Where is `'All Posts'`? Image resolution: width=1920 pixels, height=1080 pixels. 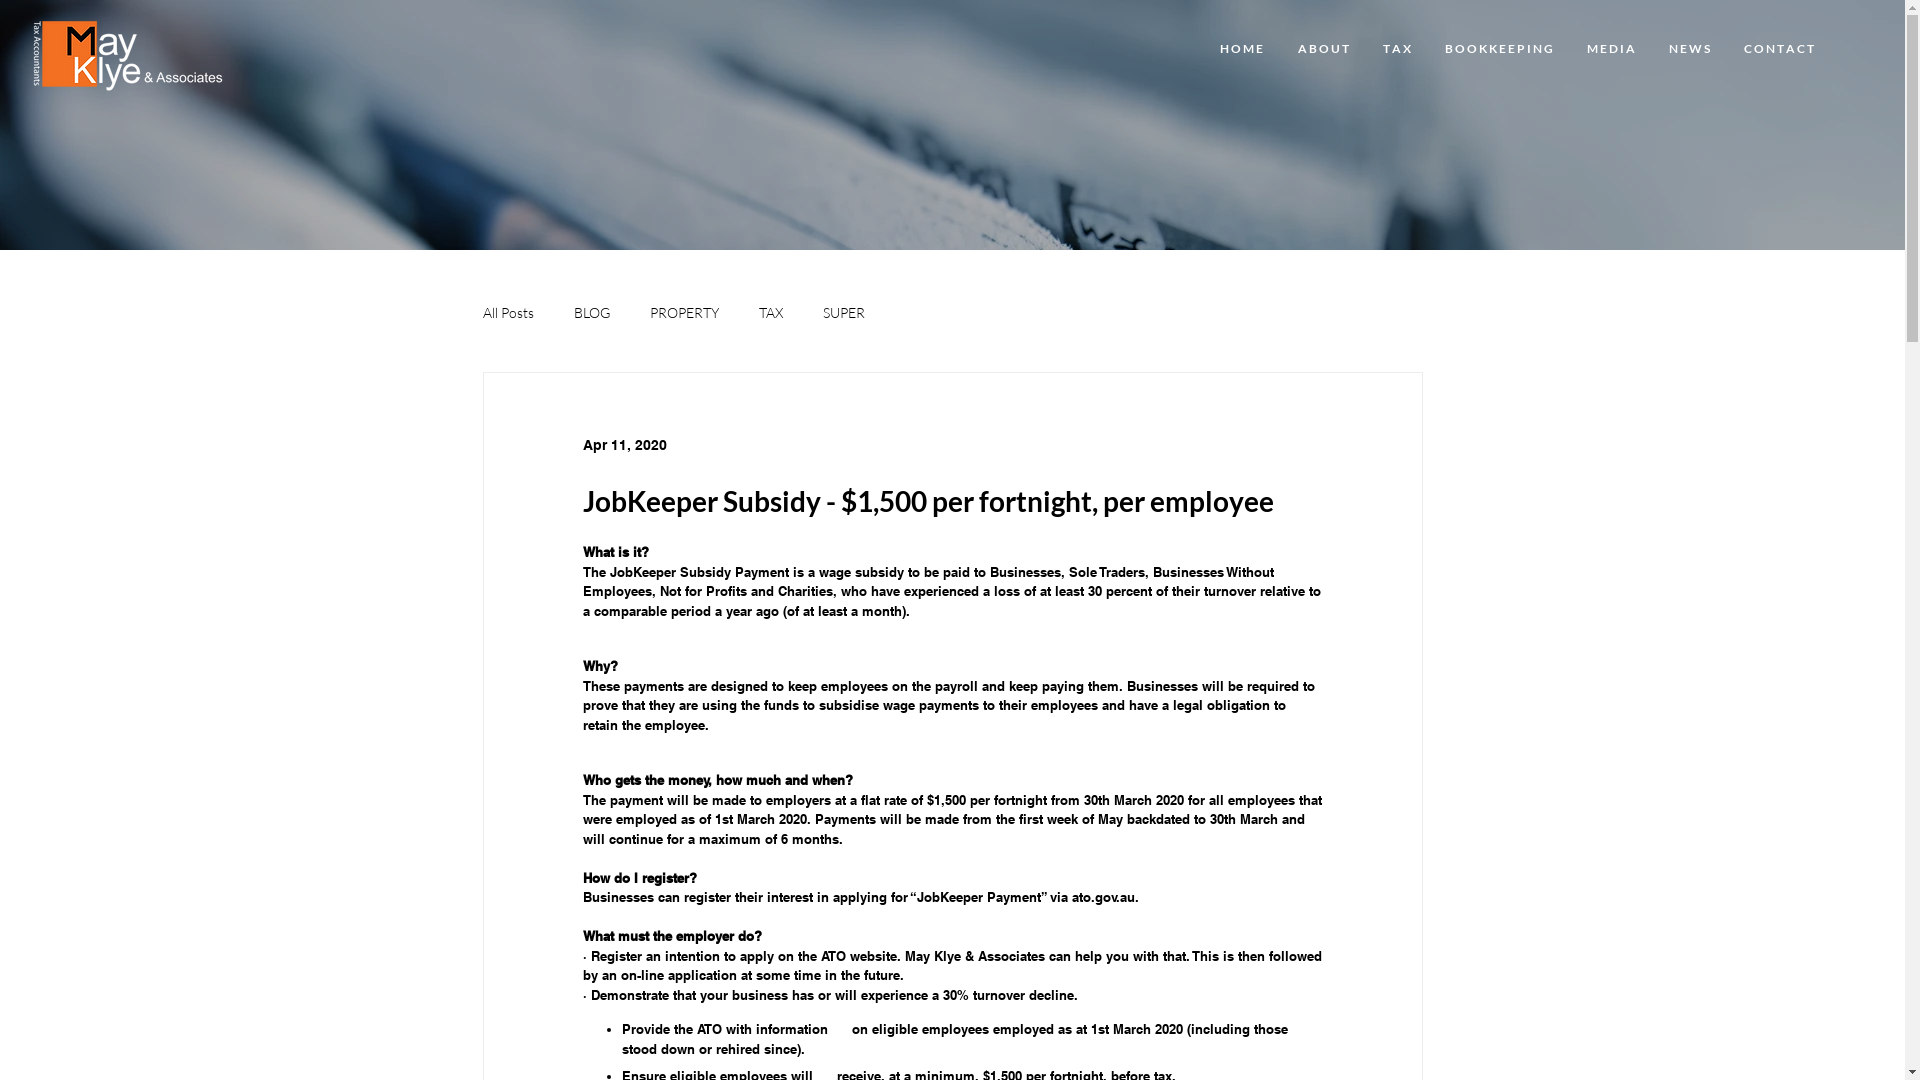
'All Posts' is located at coordinates (481, 312).